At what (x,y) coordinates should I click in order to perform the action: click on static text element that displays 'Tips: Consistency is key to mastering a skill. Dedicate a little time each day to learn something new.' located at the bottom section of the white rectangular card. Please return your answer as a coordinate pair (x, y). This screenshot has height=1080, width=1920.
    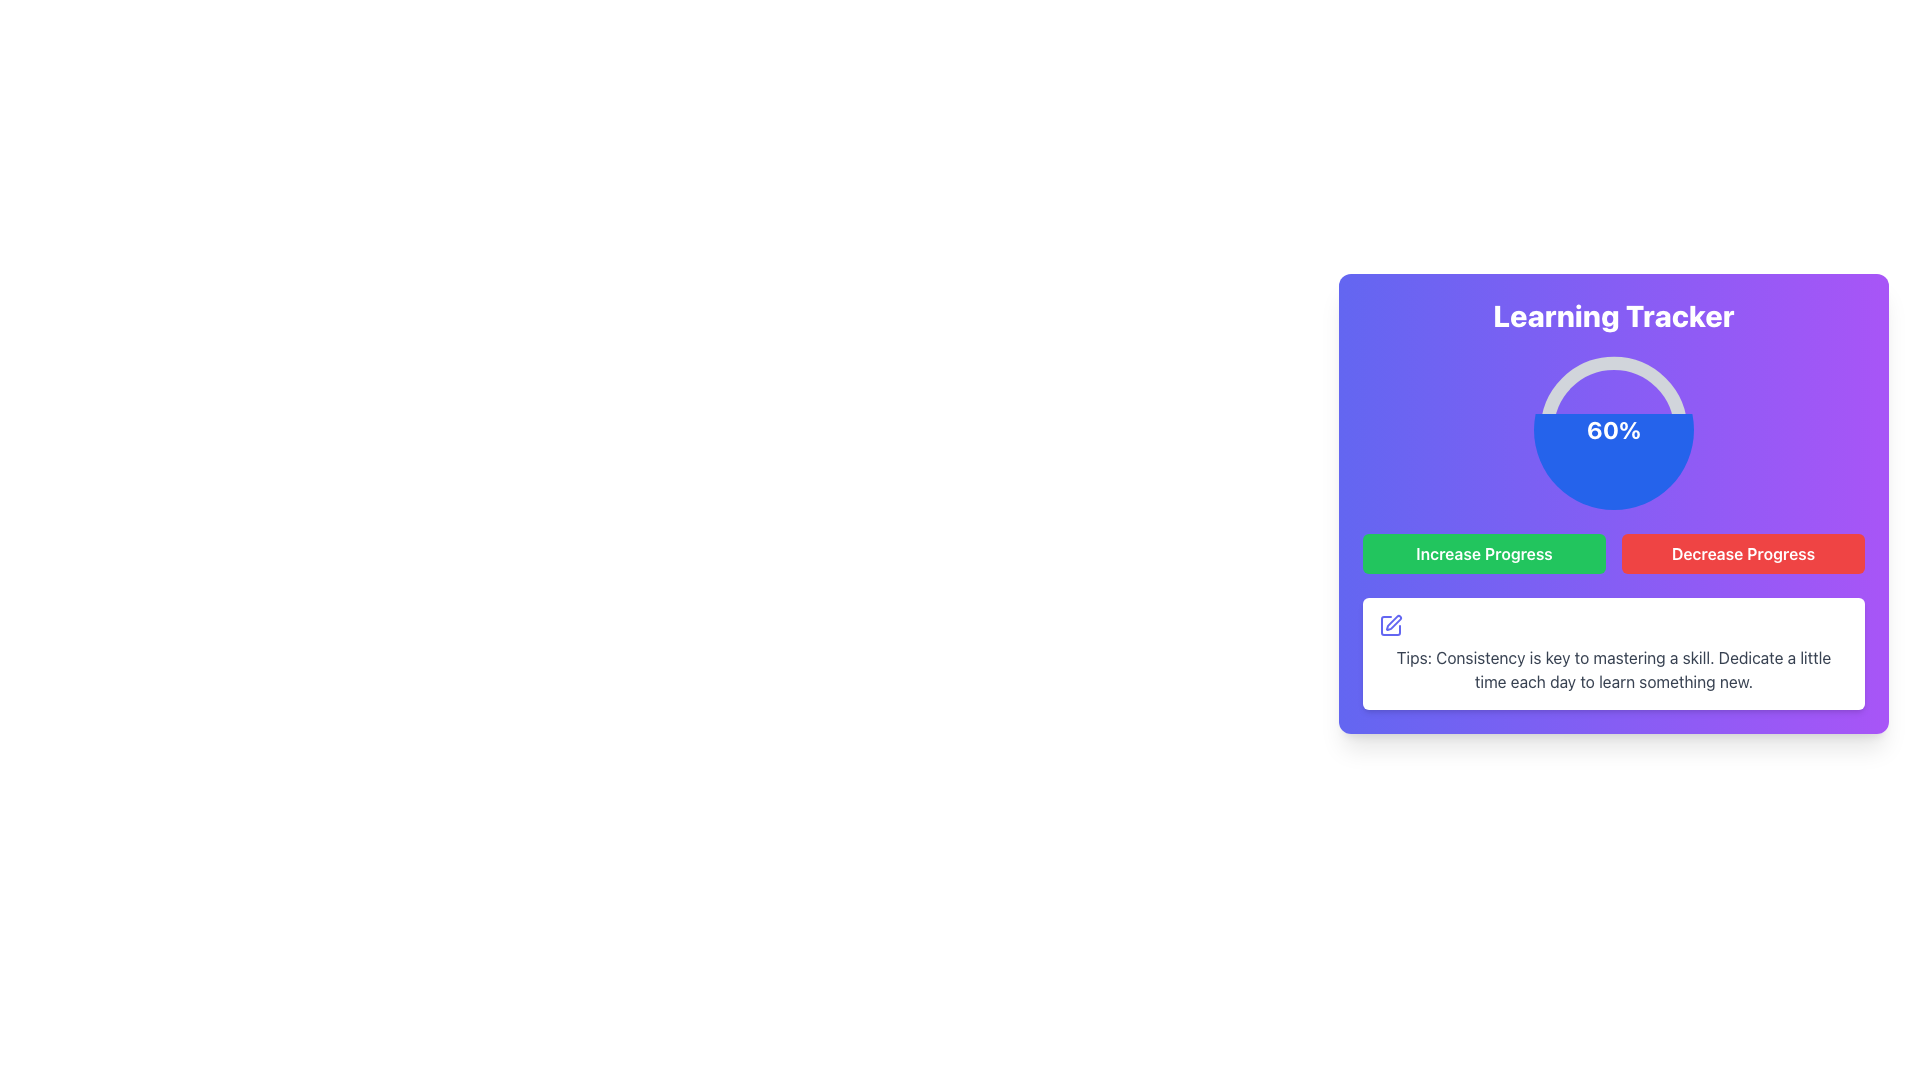
    Looking at the image, I should click on (1613, 670).